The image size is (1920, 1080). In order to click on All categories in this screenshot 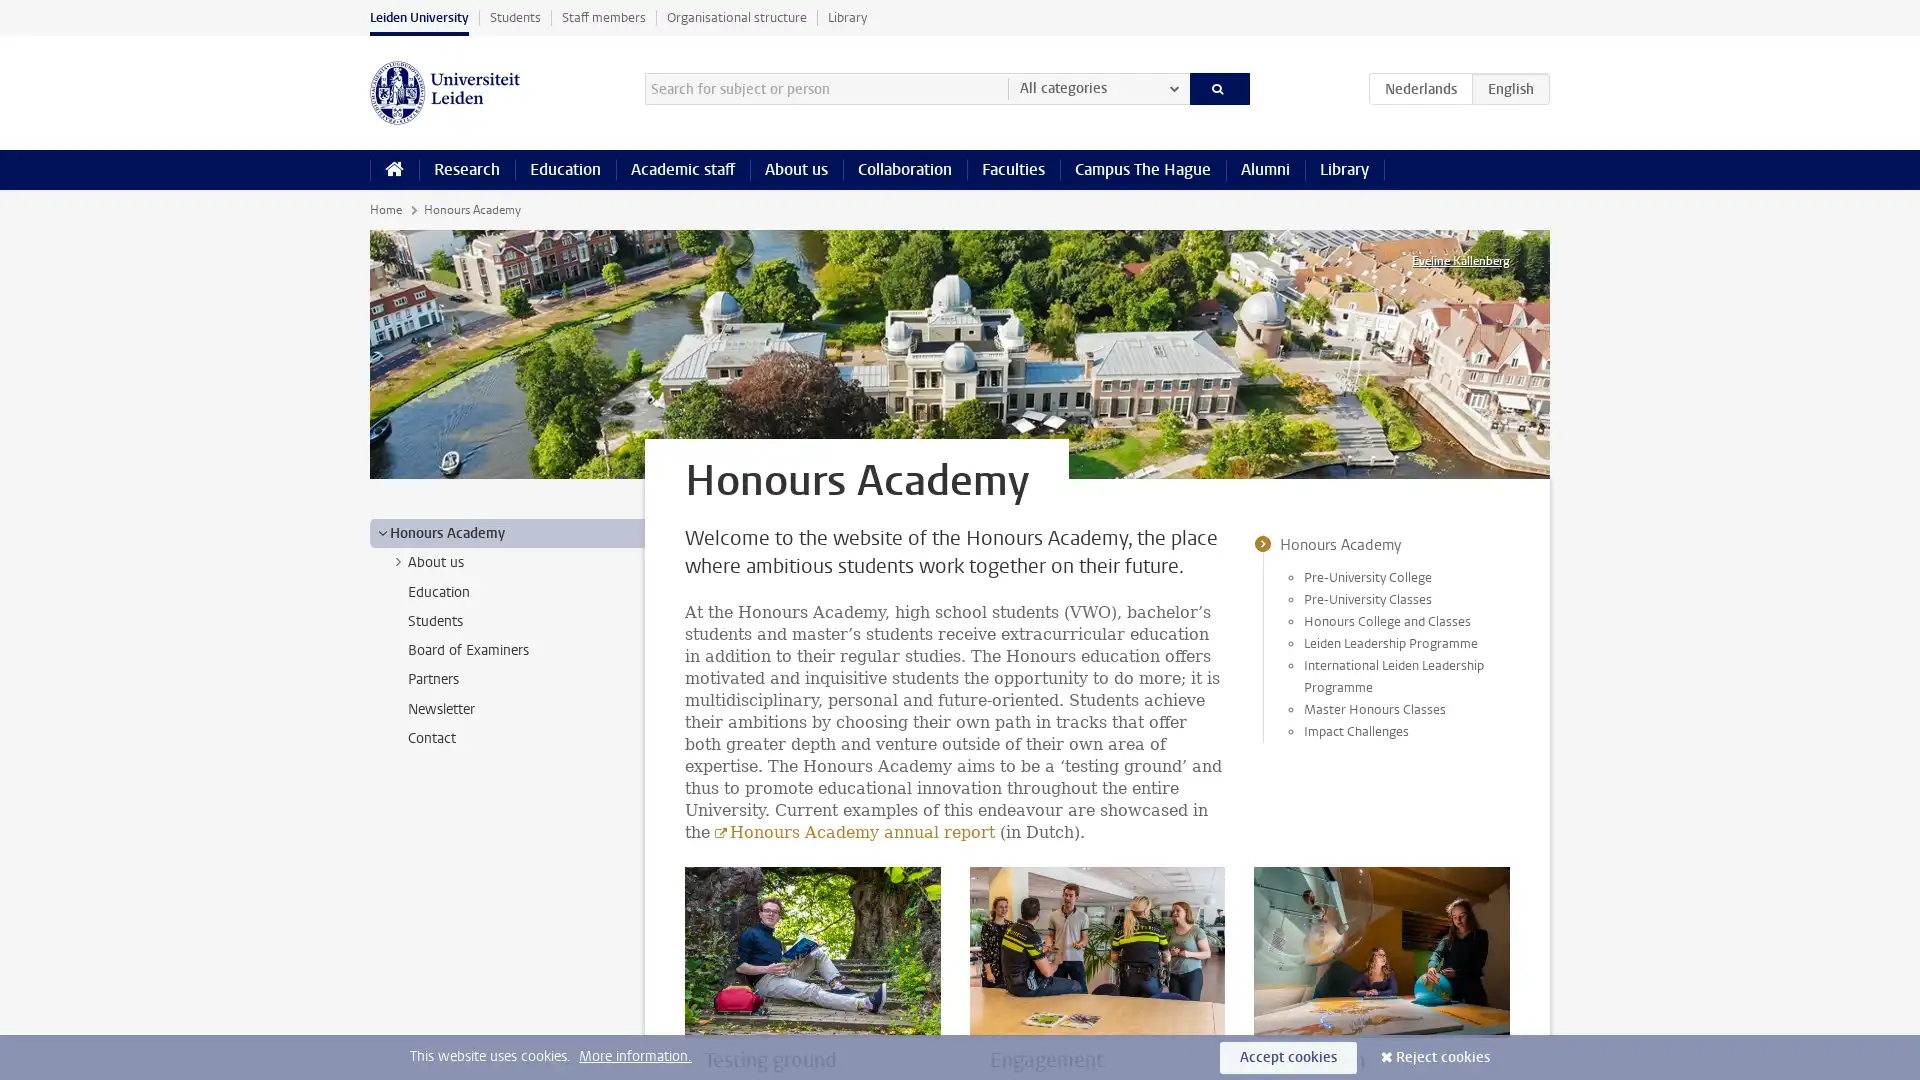, I will do `click(1097, 87)`.